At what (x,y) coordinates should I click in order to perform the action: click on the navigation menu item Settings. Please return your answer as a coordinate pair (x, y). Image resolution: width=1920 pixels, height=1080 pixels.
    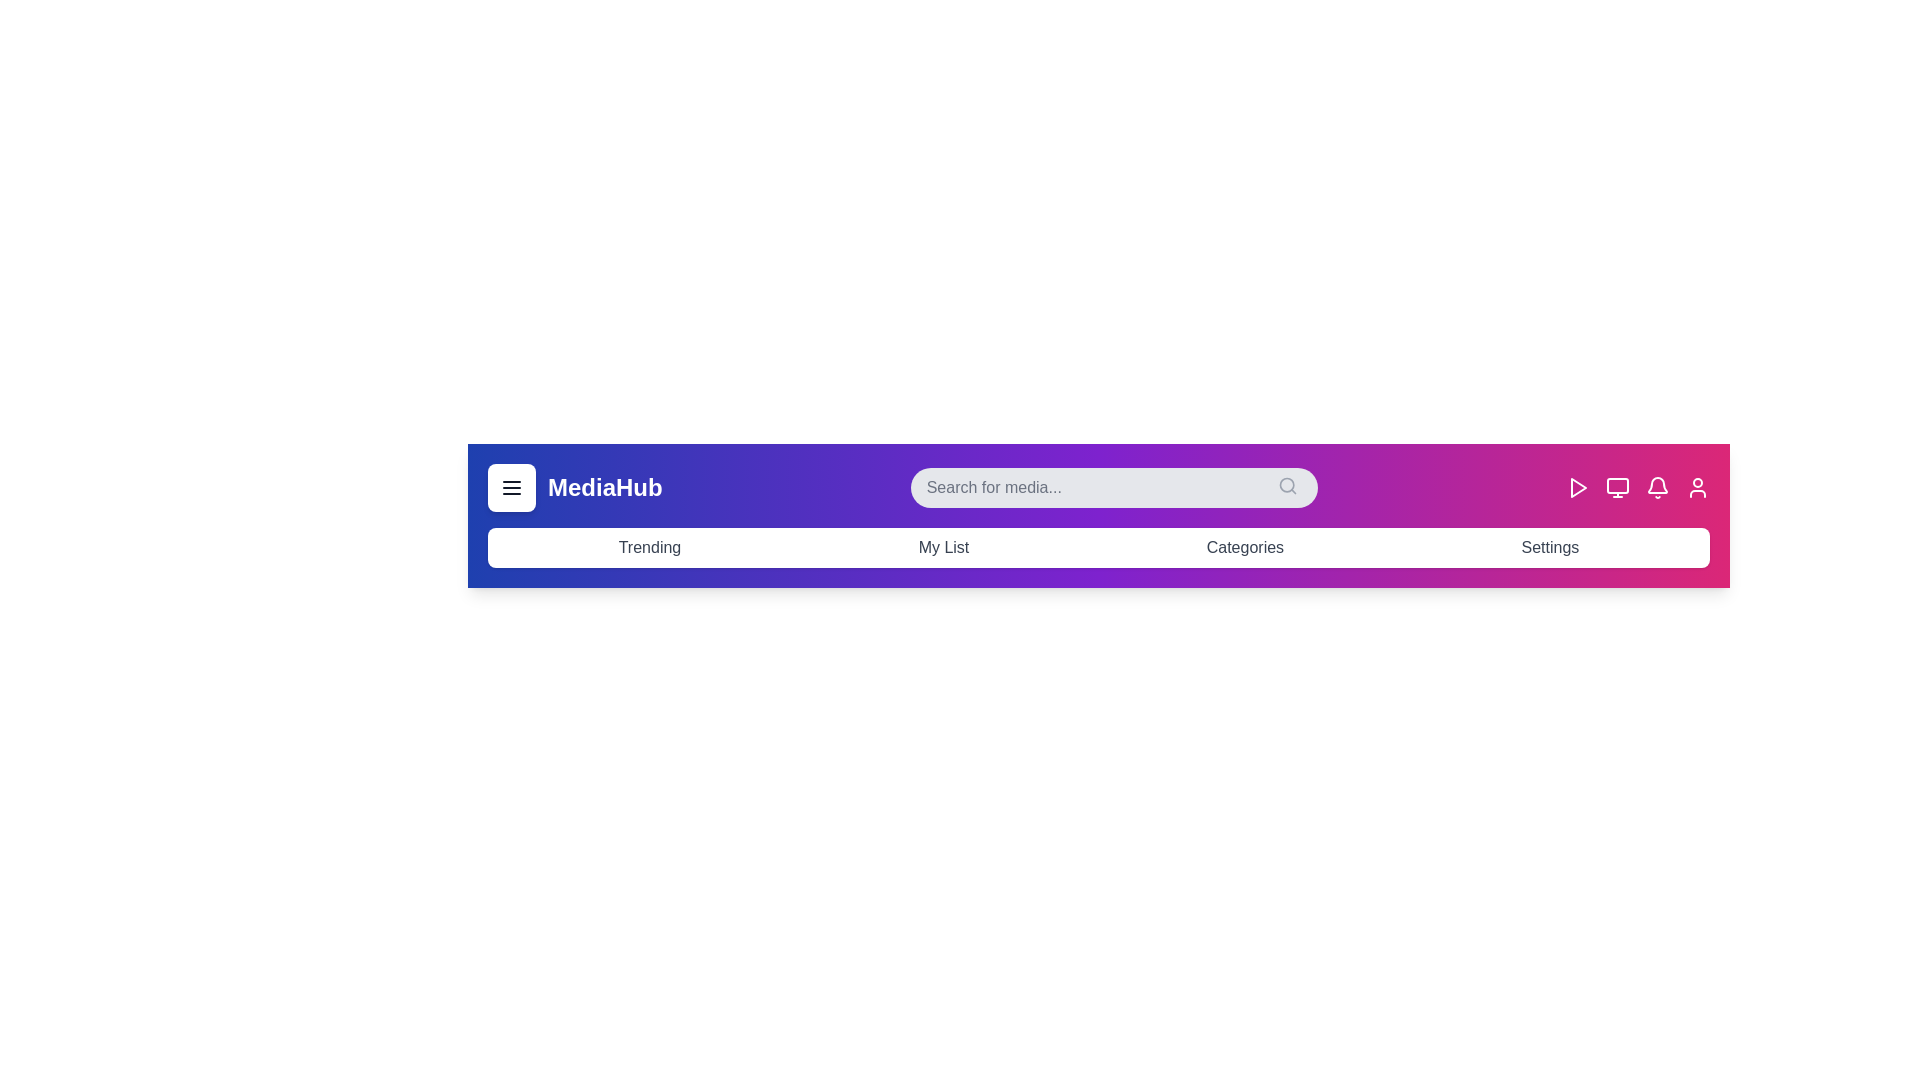
    Looking at the image, I should click on (1549, 547).